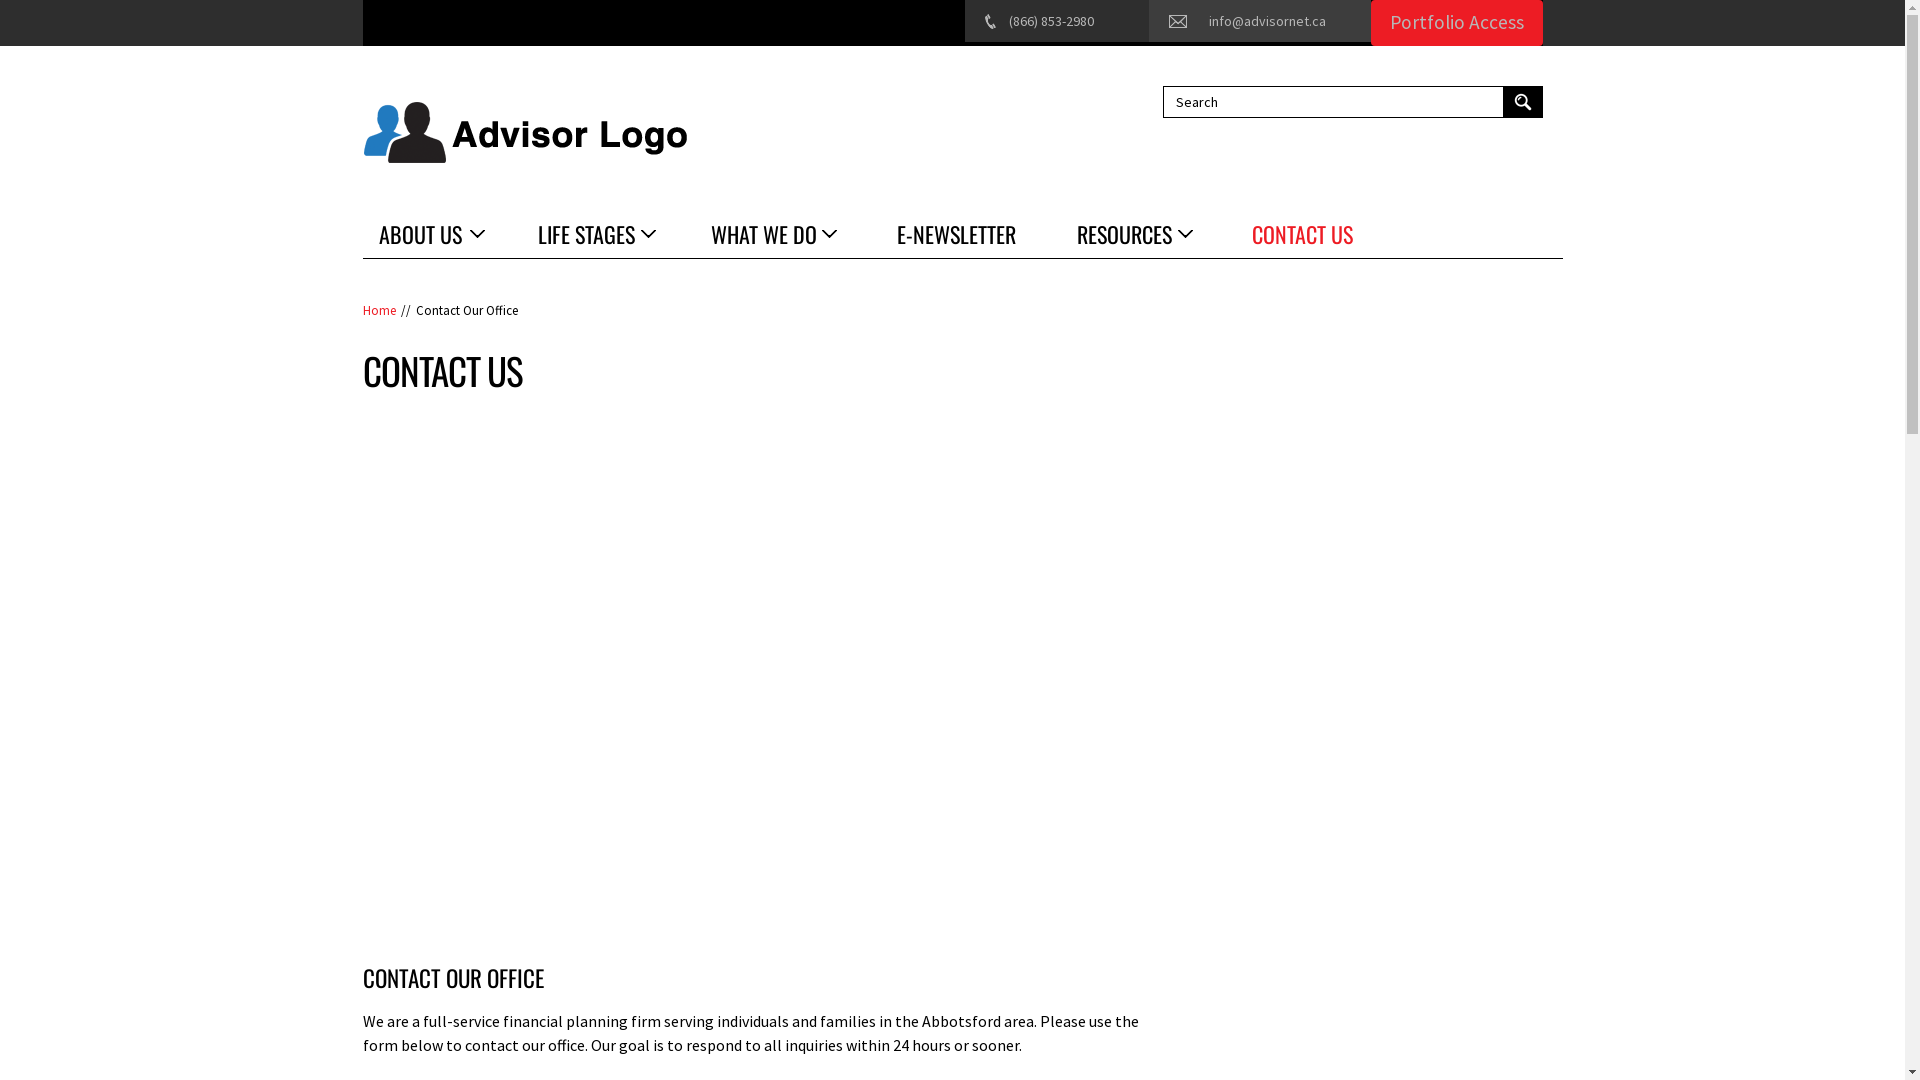  Describe the element at coordinates (1132, 233) in the screenshot. I see `'RESOURCES'` at that location.